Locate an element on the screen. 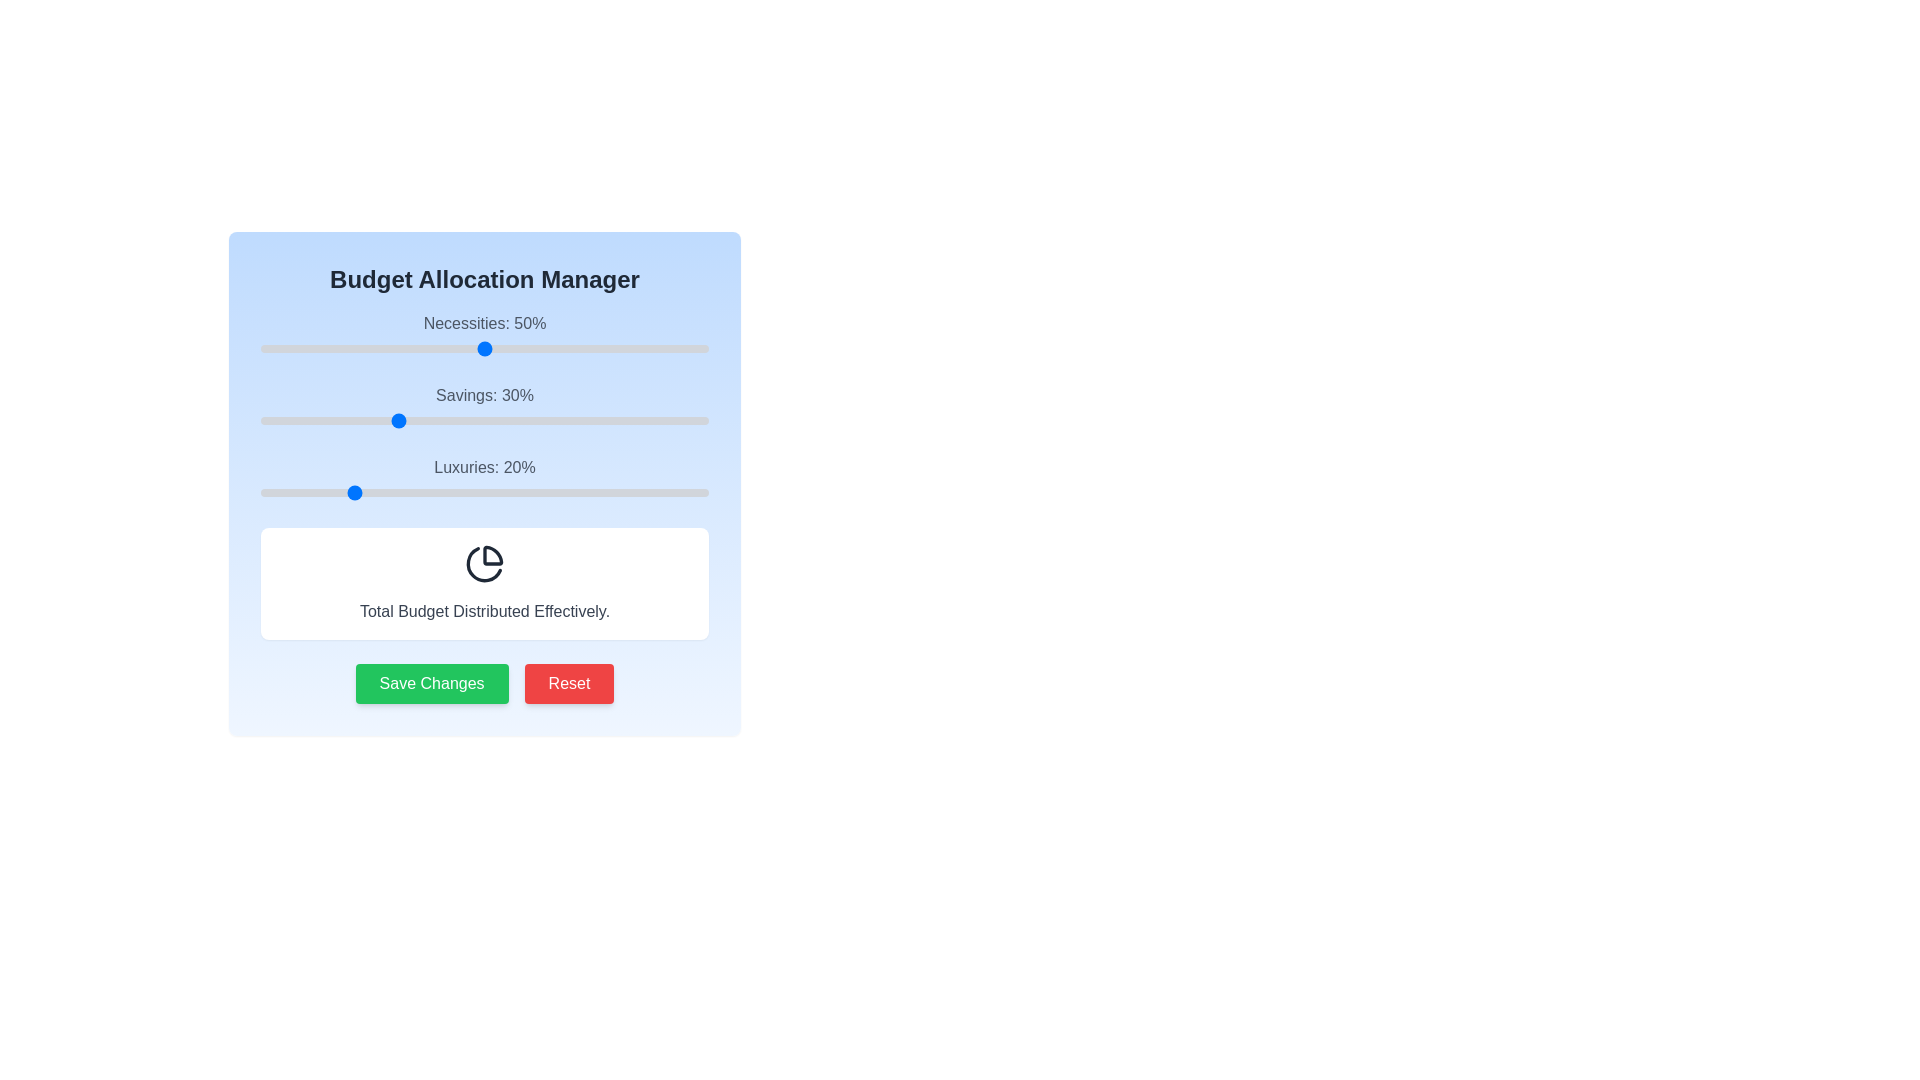 The width and height of the screenshot is (1920, 1080). the luxuries allocation is located at coordinates (569, 493).